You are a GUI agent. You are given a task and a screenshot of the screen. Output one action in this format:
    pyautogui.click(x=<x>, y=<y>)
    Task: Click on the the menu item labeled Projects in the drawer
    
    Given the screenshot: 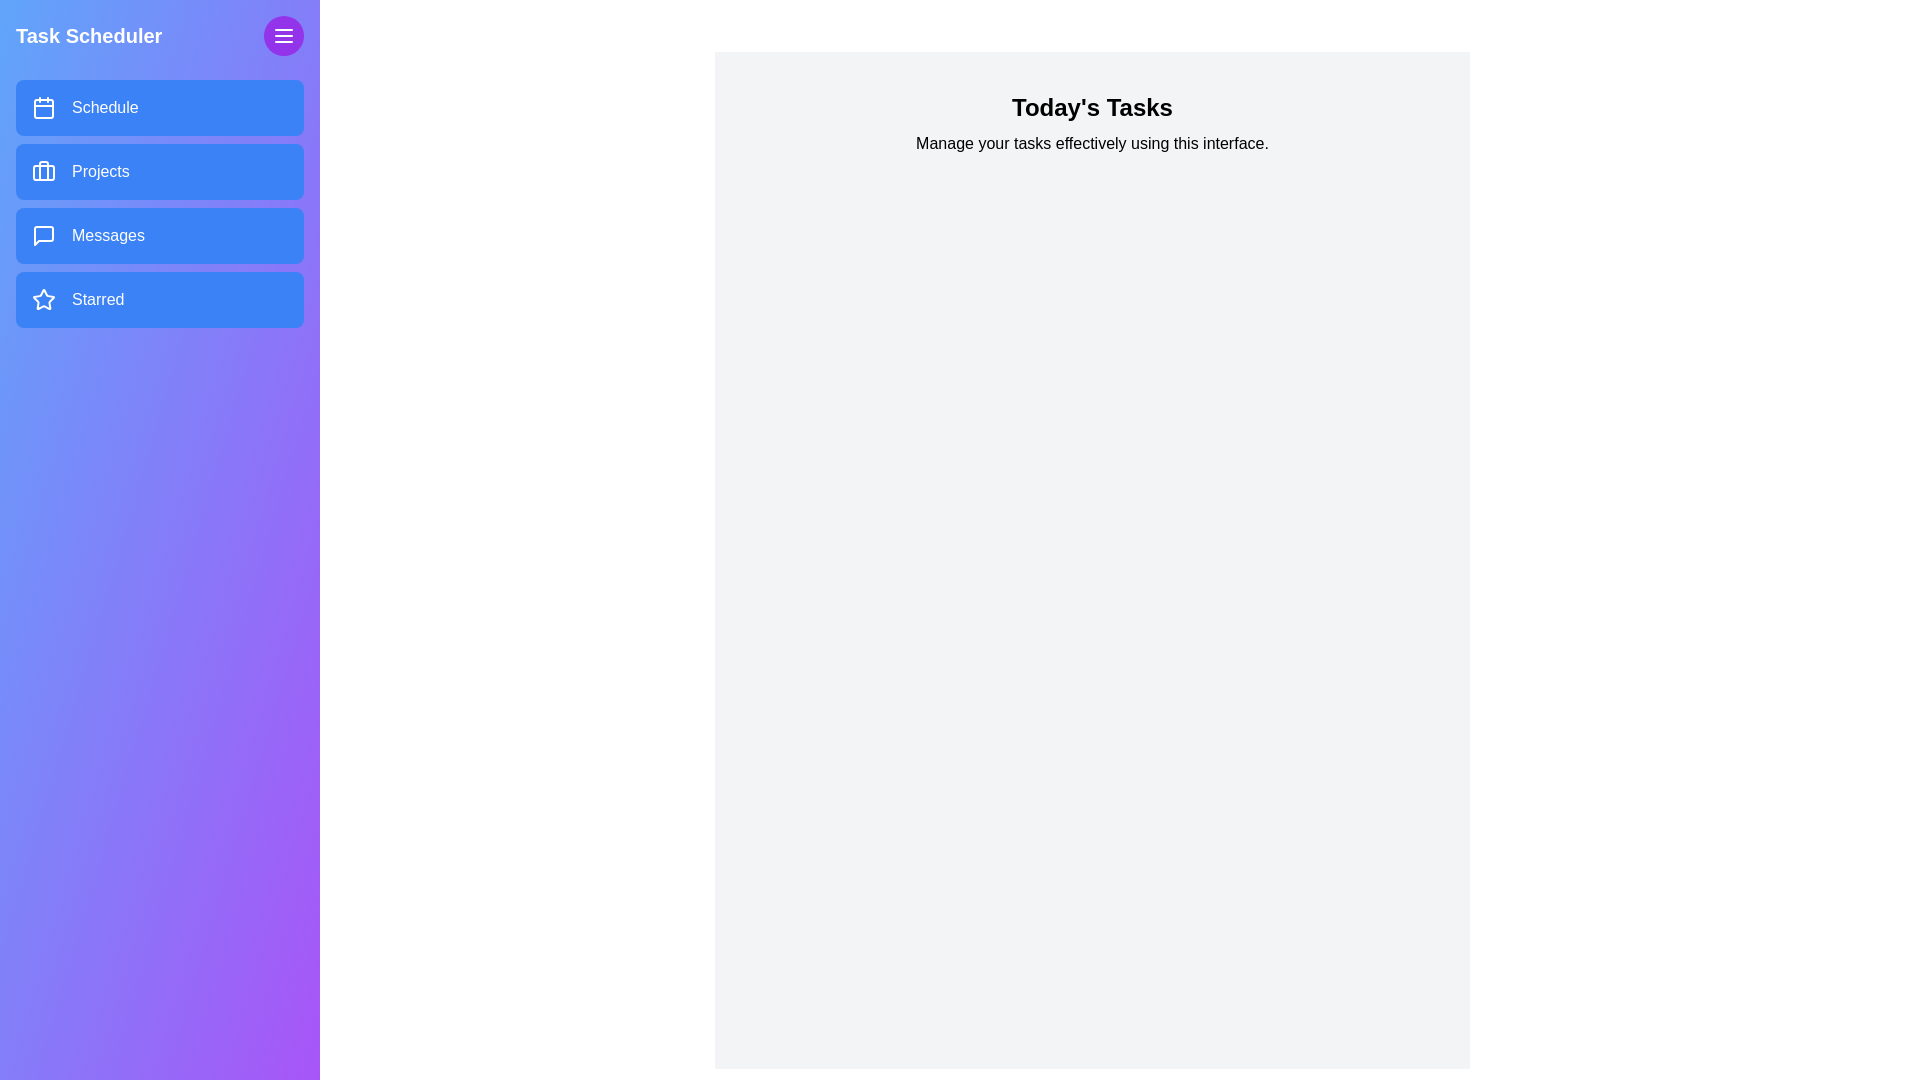 What is the action you would take?
    pyautogui.click(x=158, y=171)
    